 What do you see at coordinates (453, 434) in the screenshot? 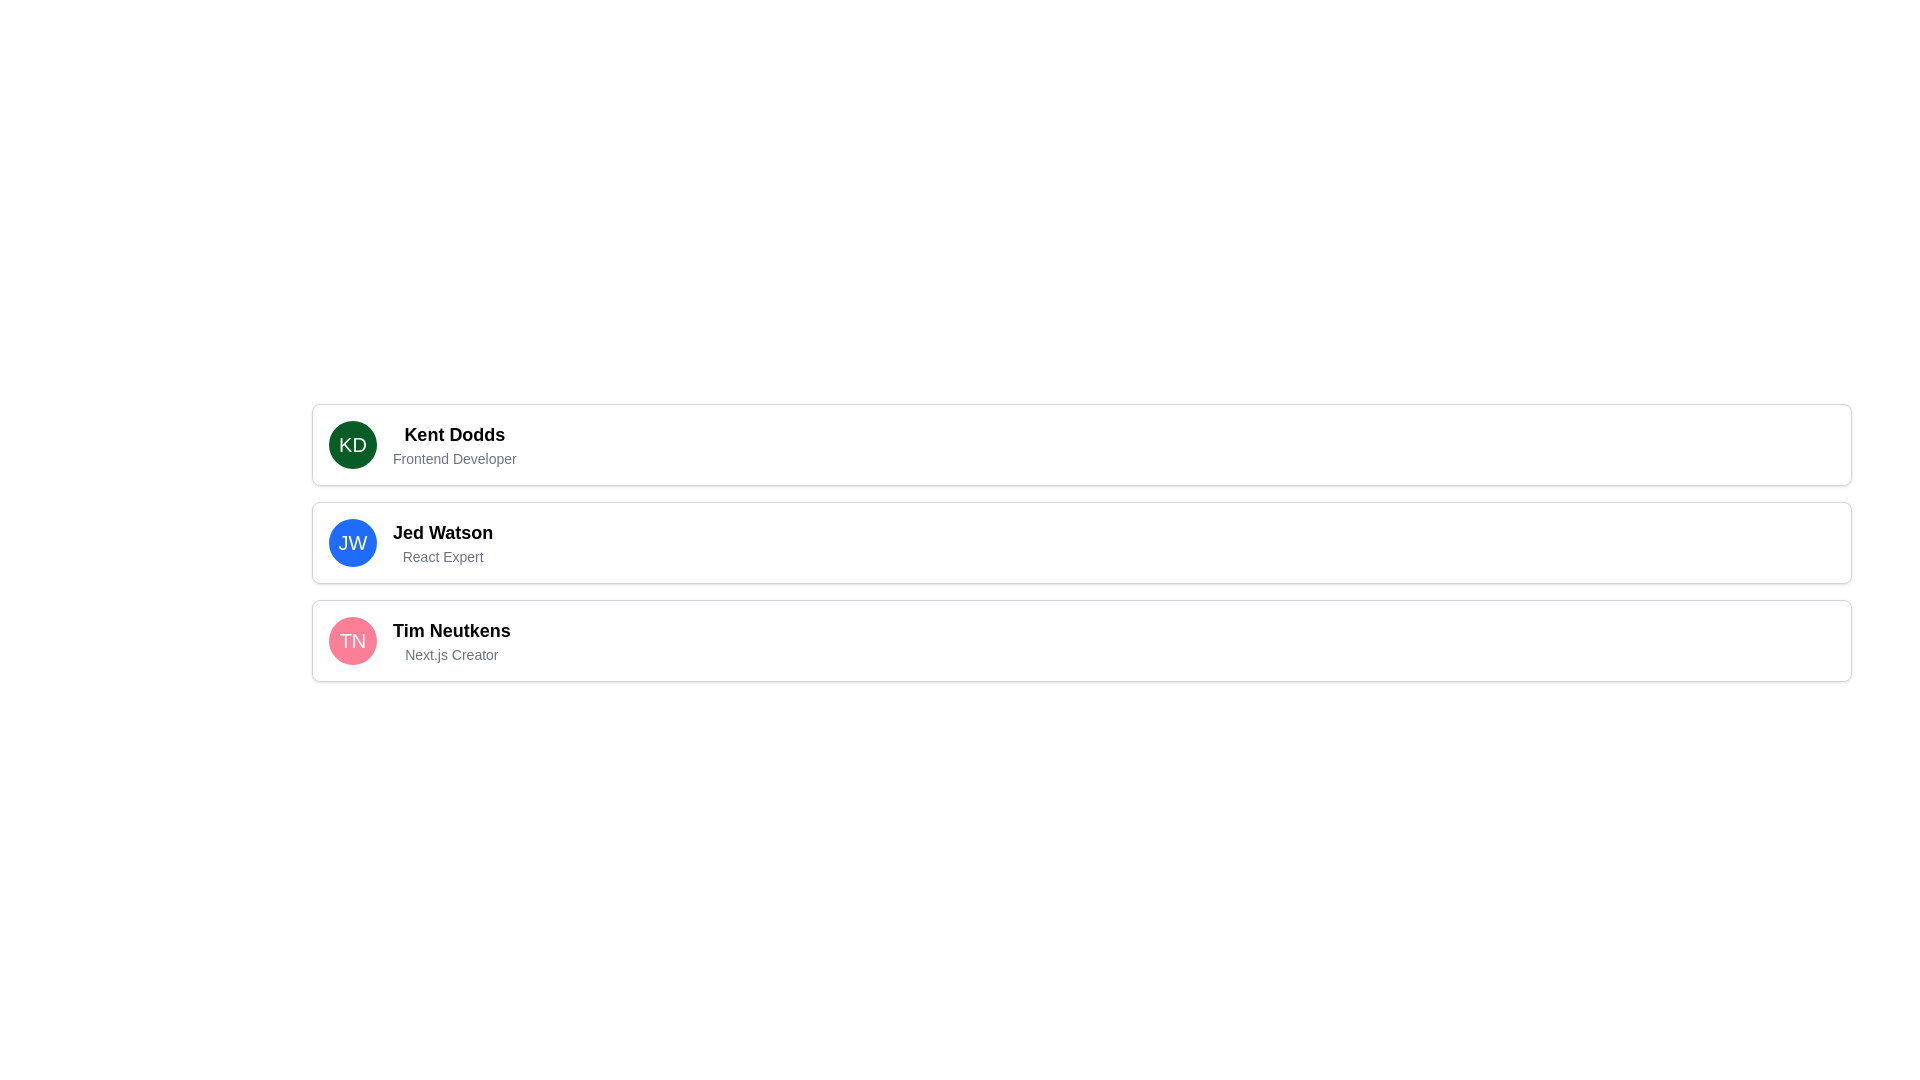
I see `the text label displaying 'Kent Dodds', which is styled in bold and larger font, located in the top-most card of a vertical list, above the 'Frontend Developer' label` at bounding box center [453, 434].